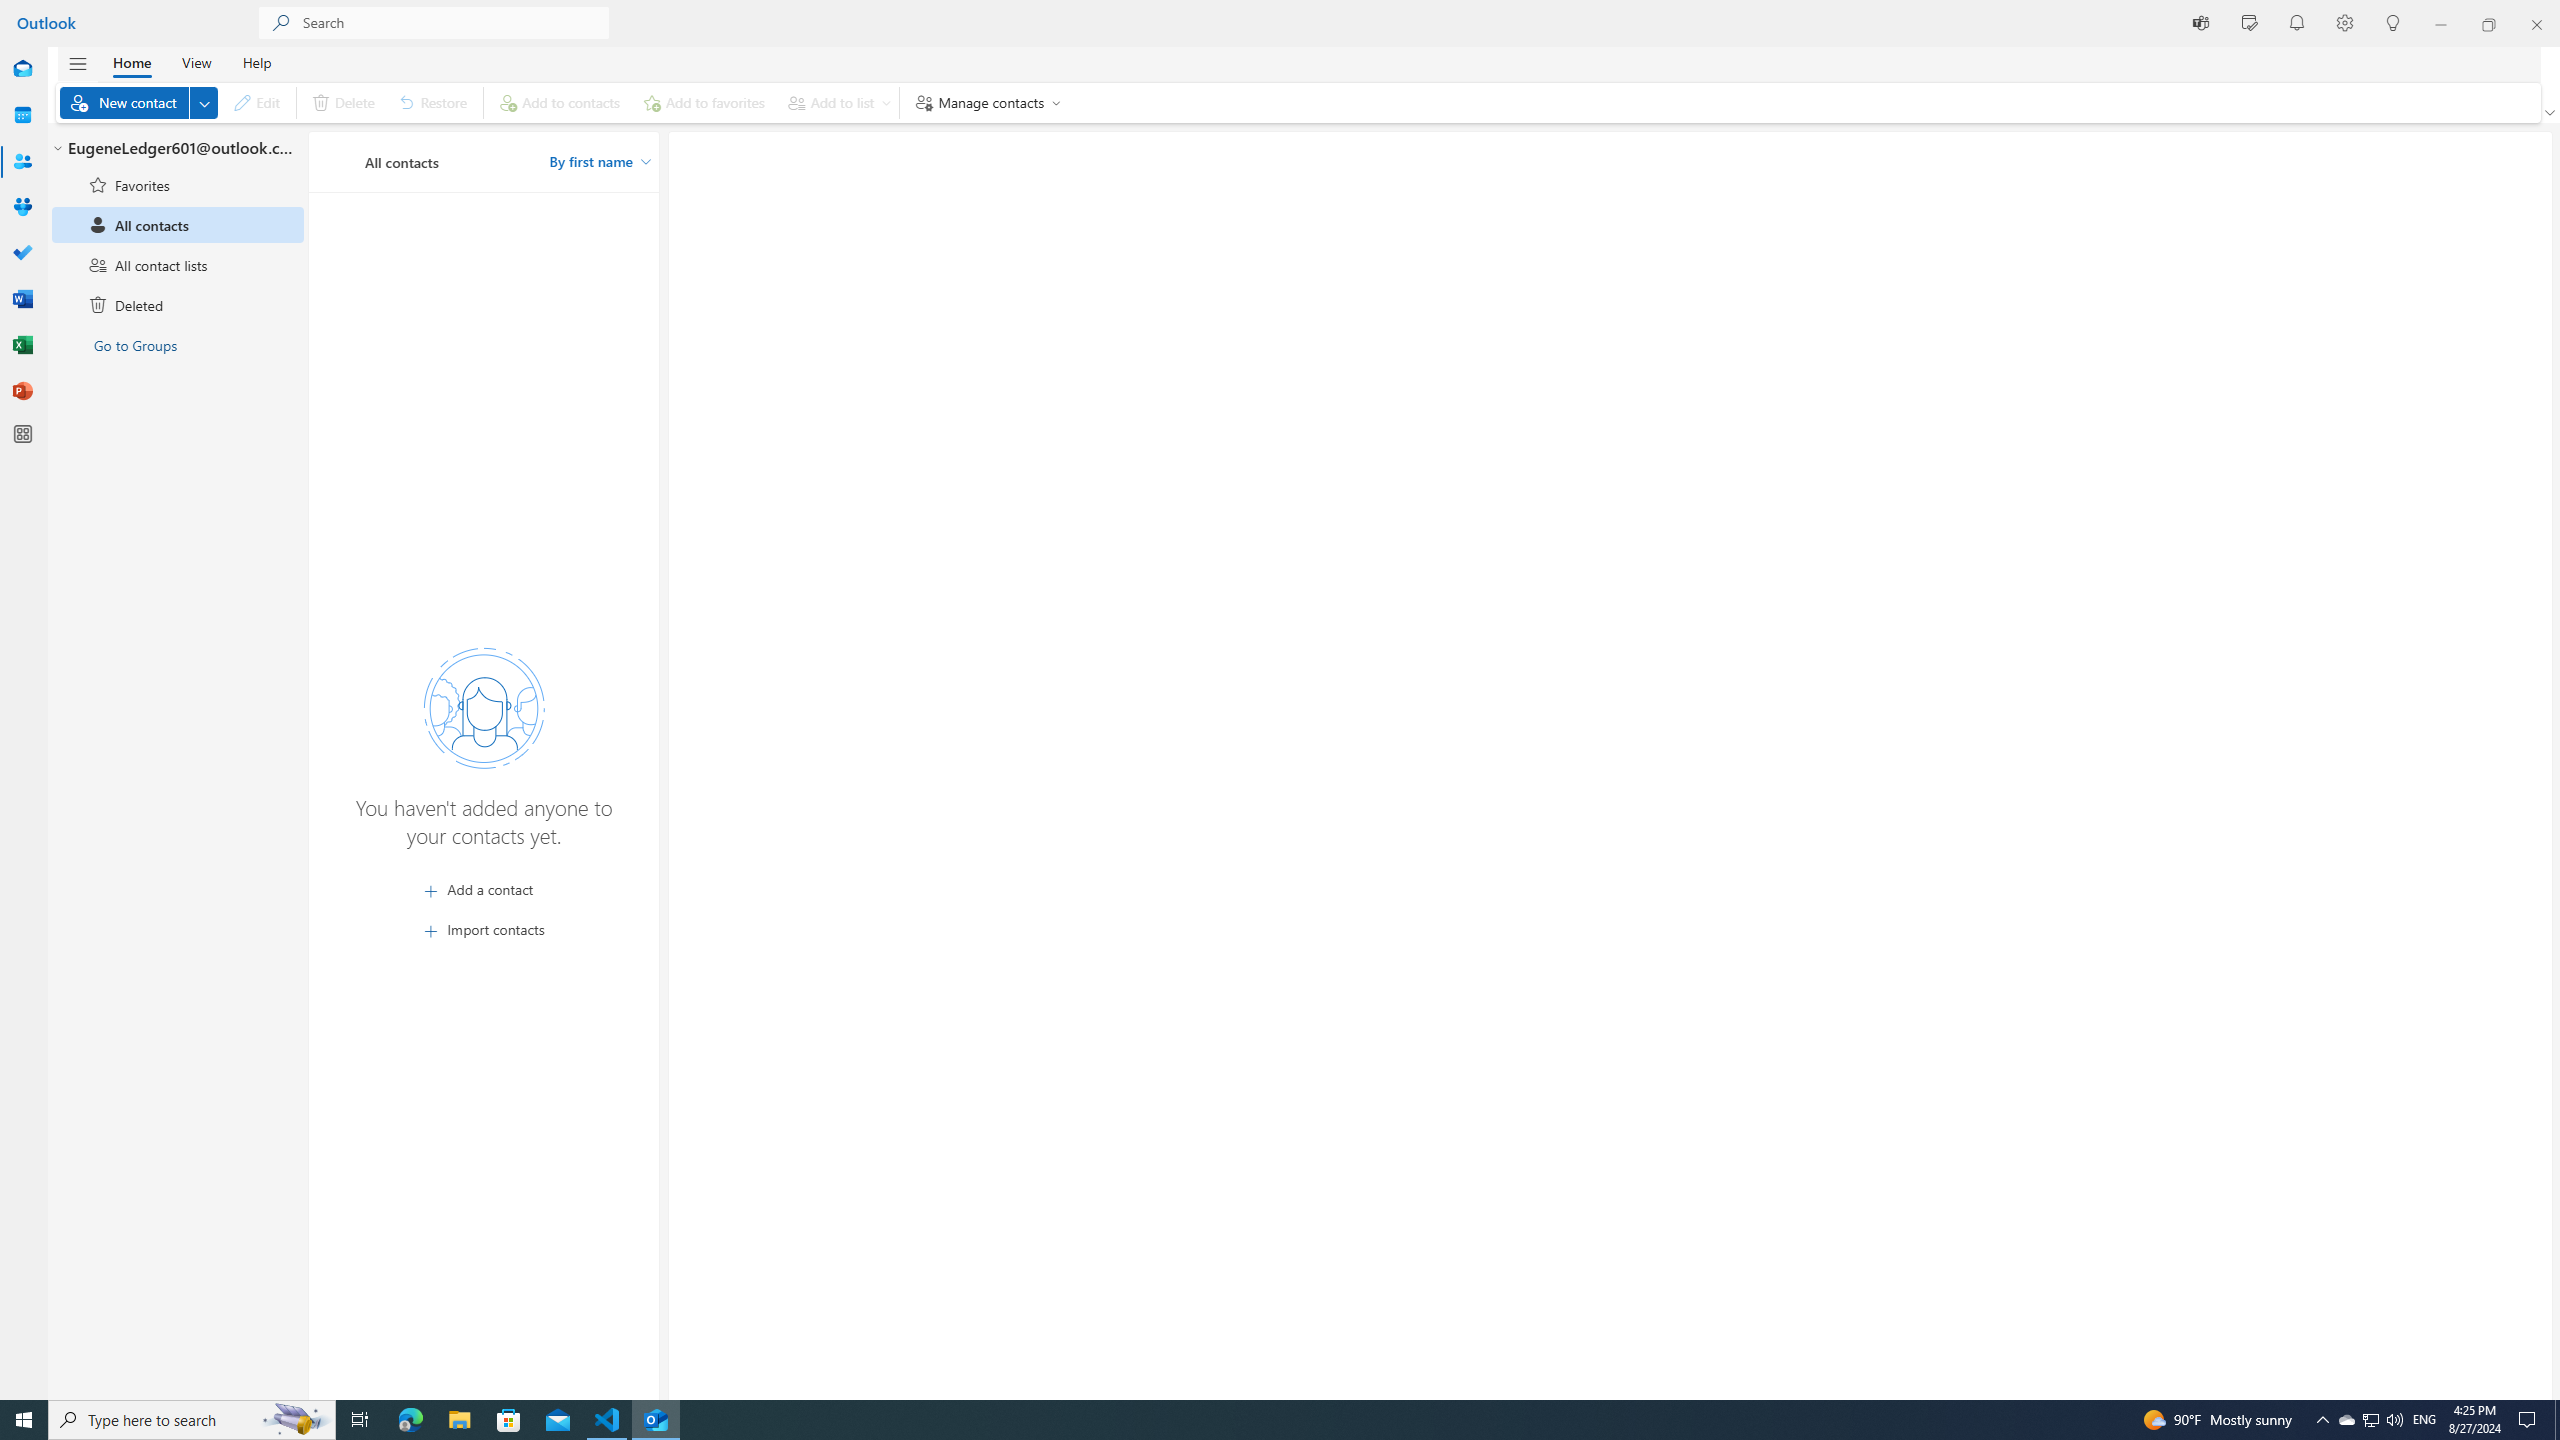 The width and height of the screenshot is (2560, 1440). Describe the element at coordinates (454, 22) in the screenshot. I see `'Search'` at that location.